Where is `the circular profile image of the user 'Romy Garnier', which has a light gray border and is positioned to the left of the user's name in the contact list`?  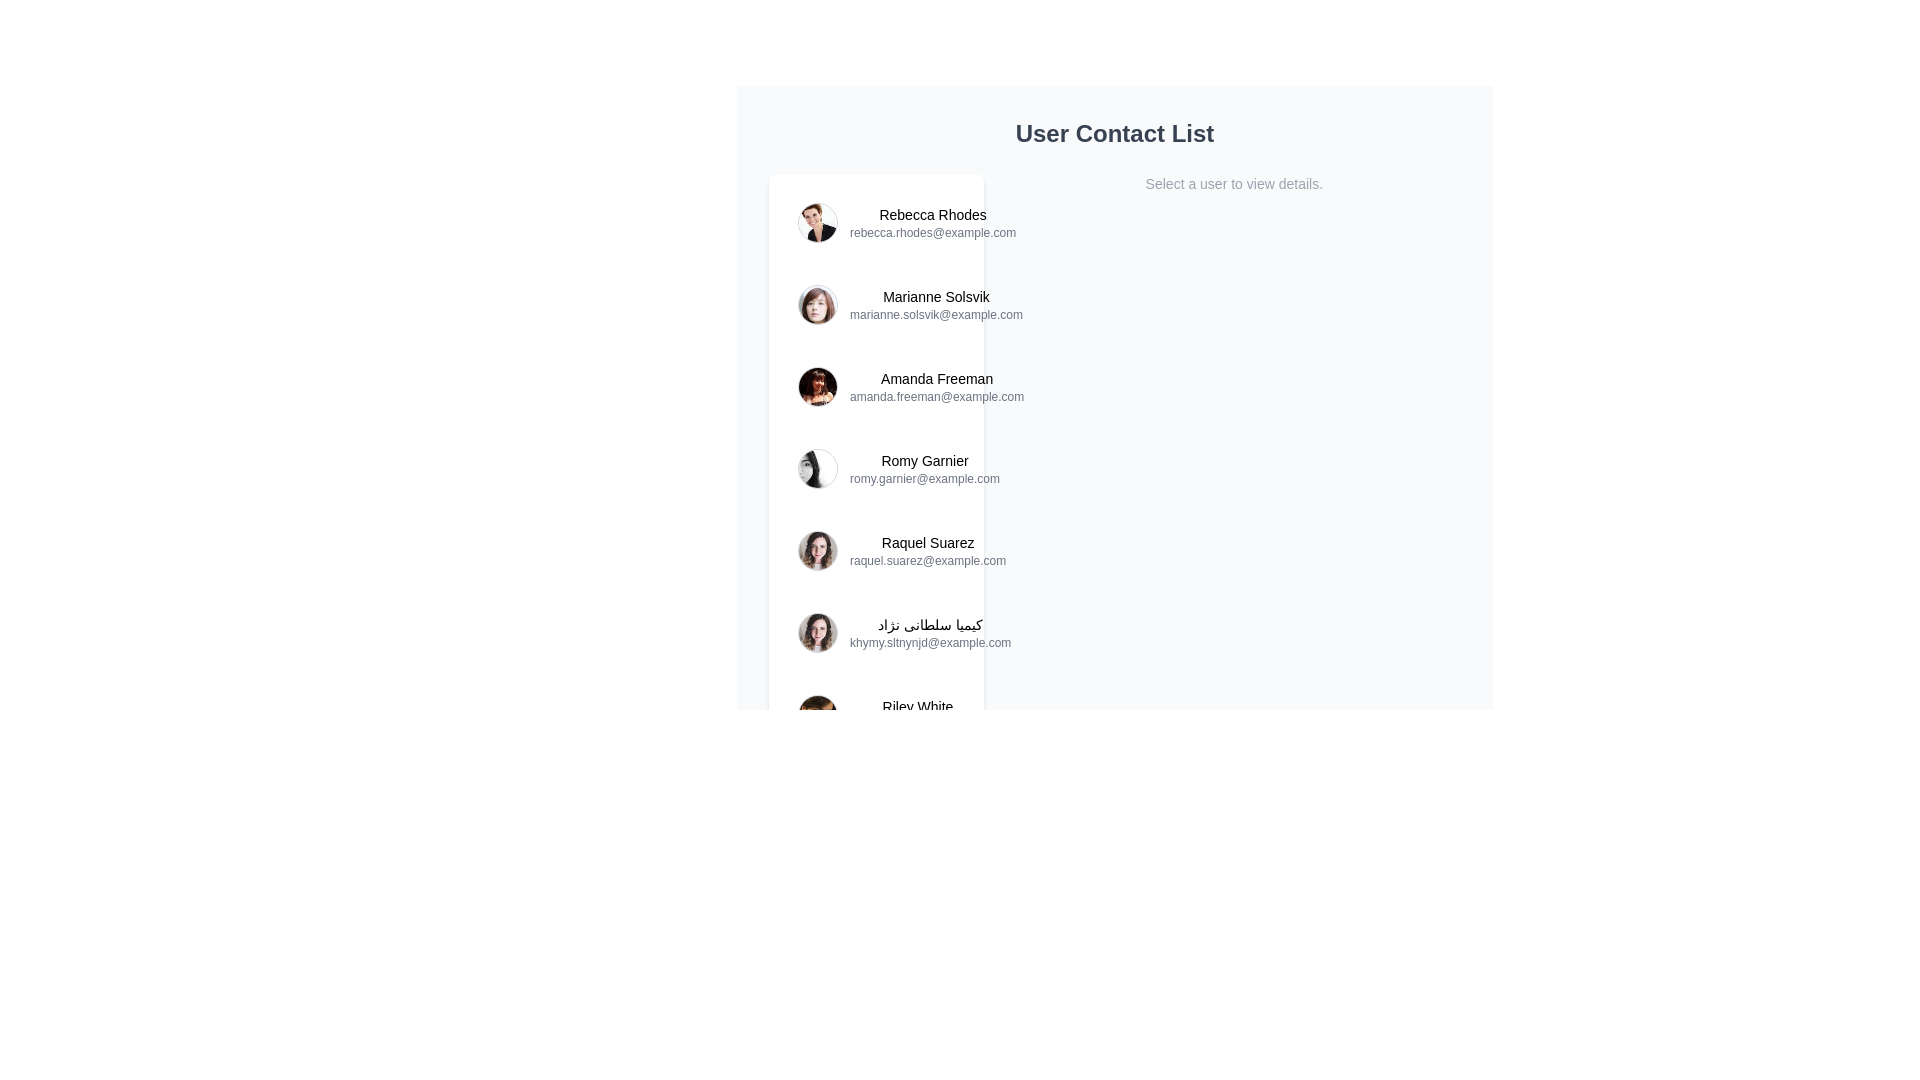 the circular profile image of the user 'Romy Garnier', which has a light gray border and is positioned to the left of the user's name in the contact list is located at coordinates (817, 469).